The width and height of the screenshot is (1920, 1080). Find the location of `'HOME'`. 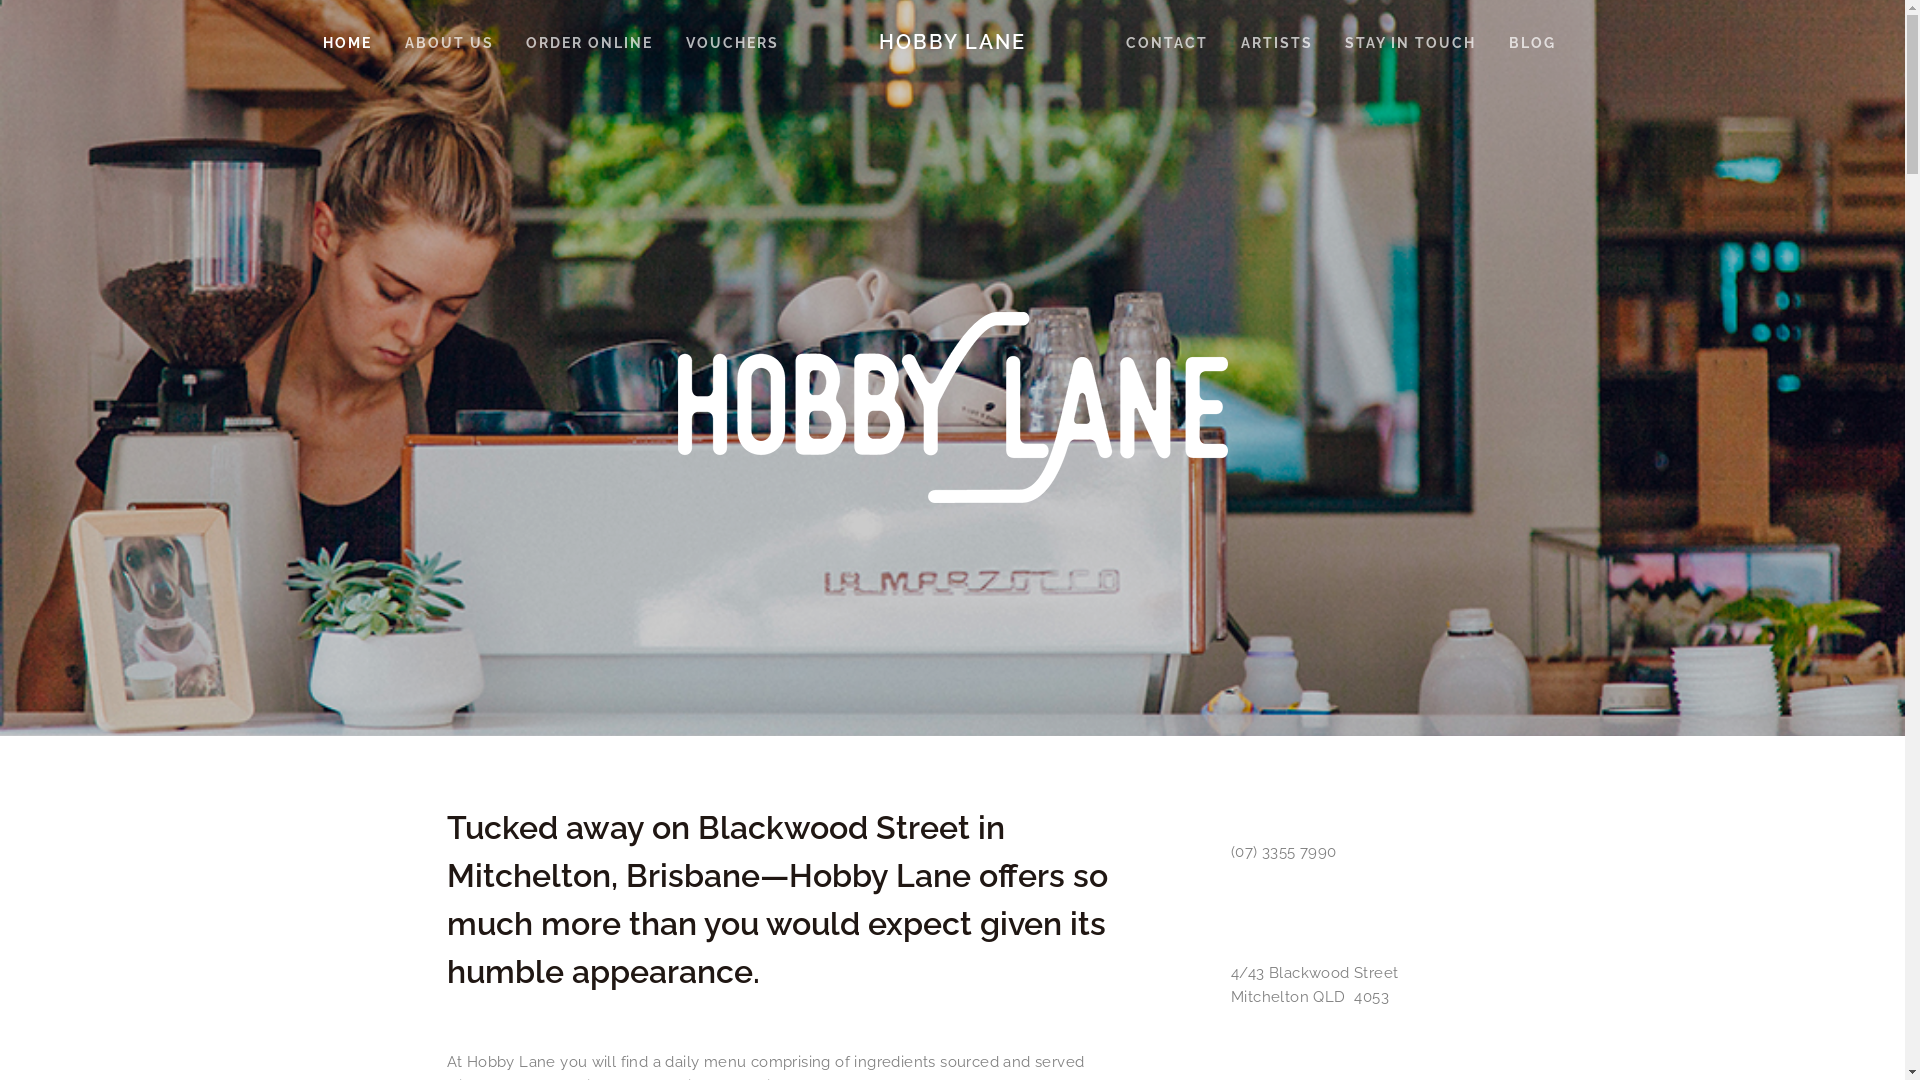

'HOME' is located at coordinates (347, 42).